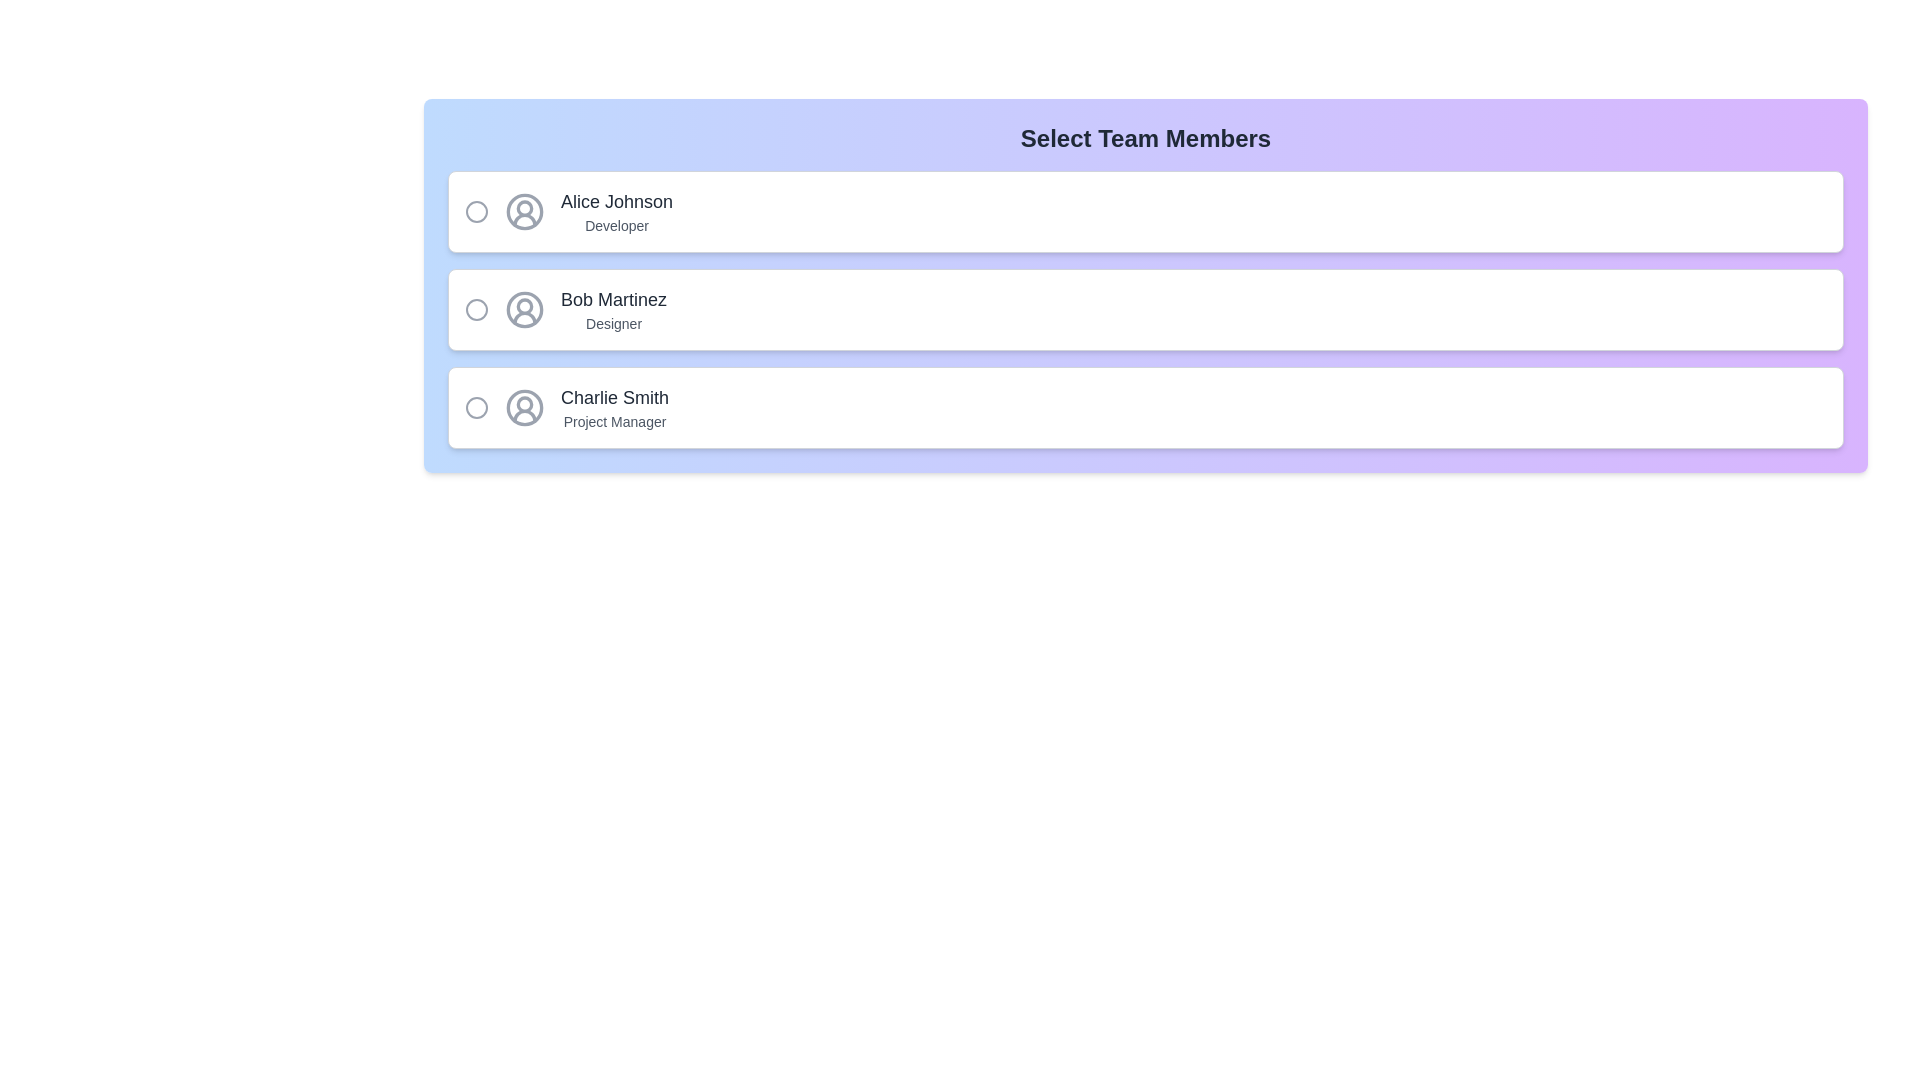 The image size is (1920, 1080). I want to click on text display element containing the name 'Charlie Smith' and the title 'Project Manager', which is located as the third selectable item under 'Select Team Members', so click(613, 407).